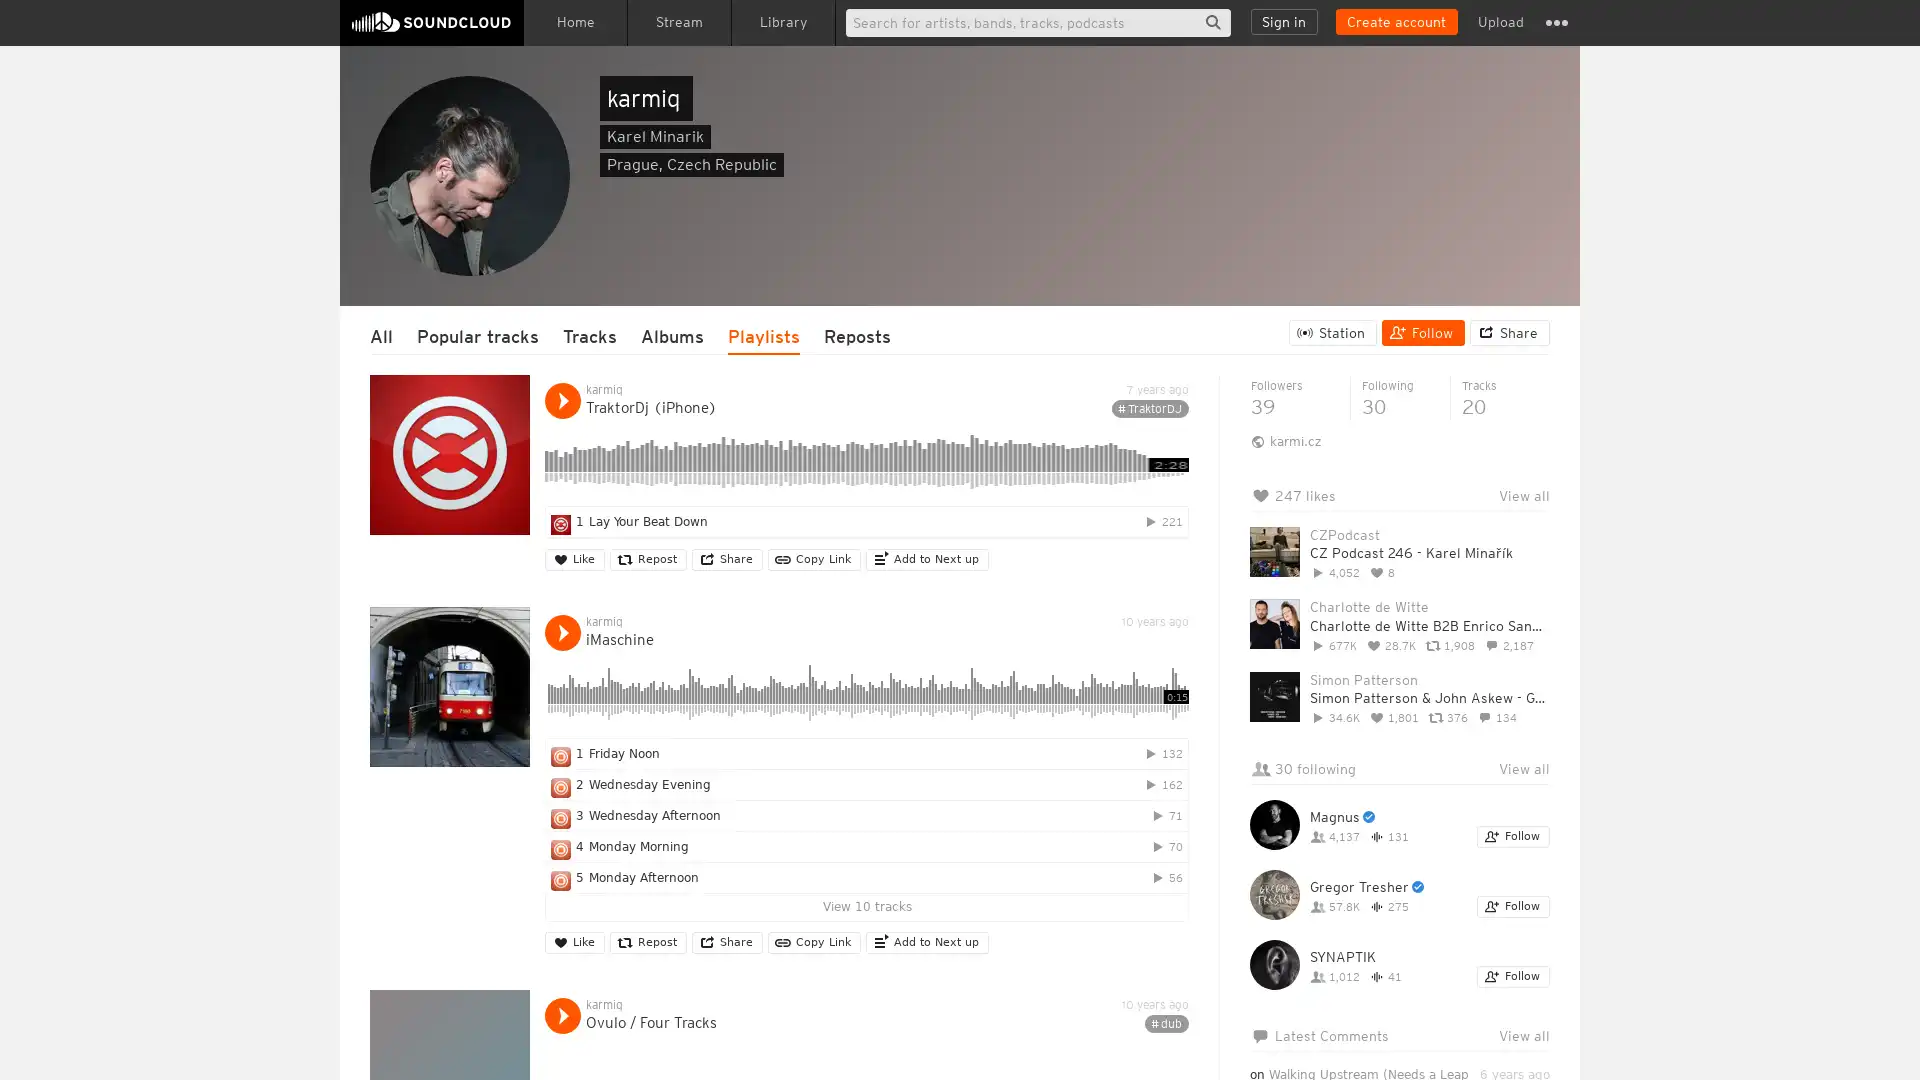 Image resolution: width=1920 pixels, height=1080 pixels. I want to click on Add to Next up, so click(926, 559).